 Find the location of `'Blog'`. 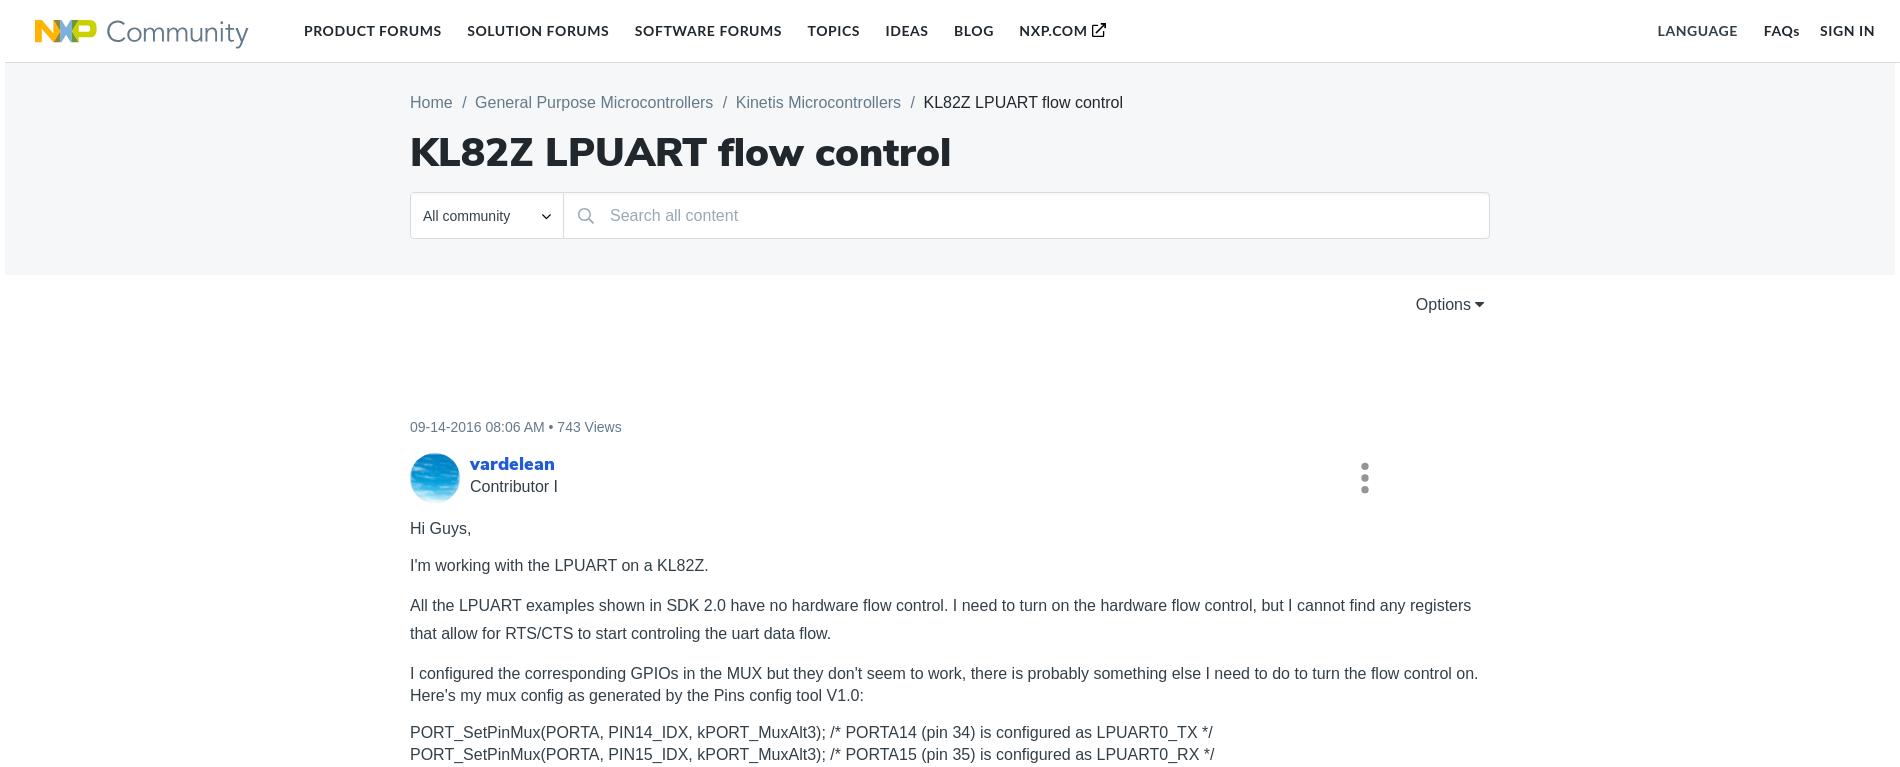

'Blog' is located at coordinates (973, 29).